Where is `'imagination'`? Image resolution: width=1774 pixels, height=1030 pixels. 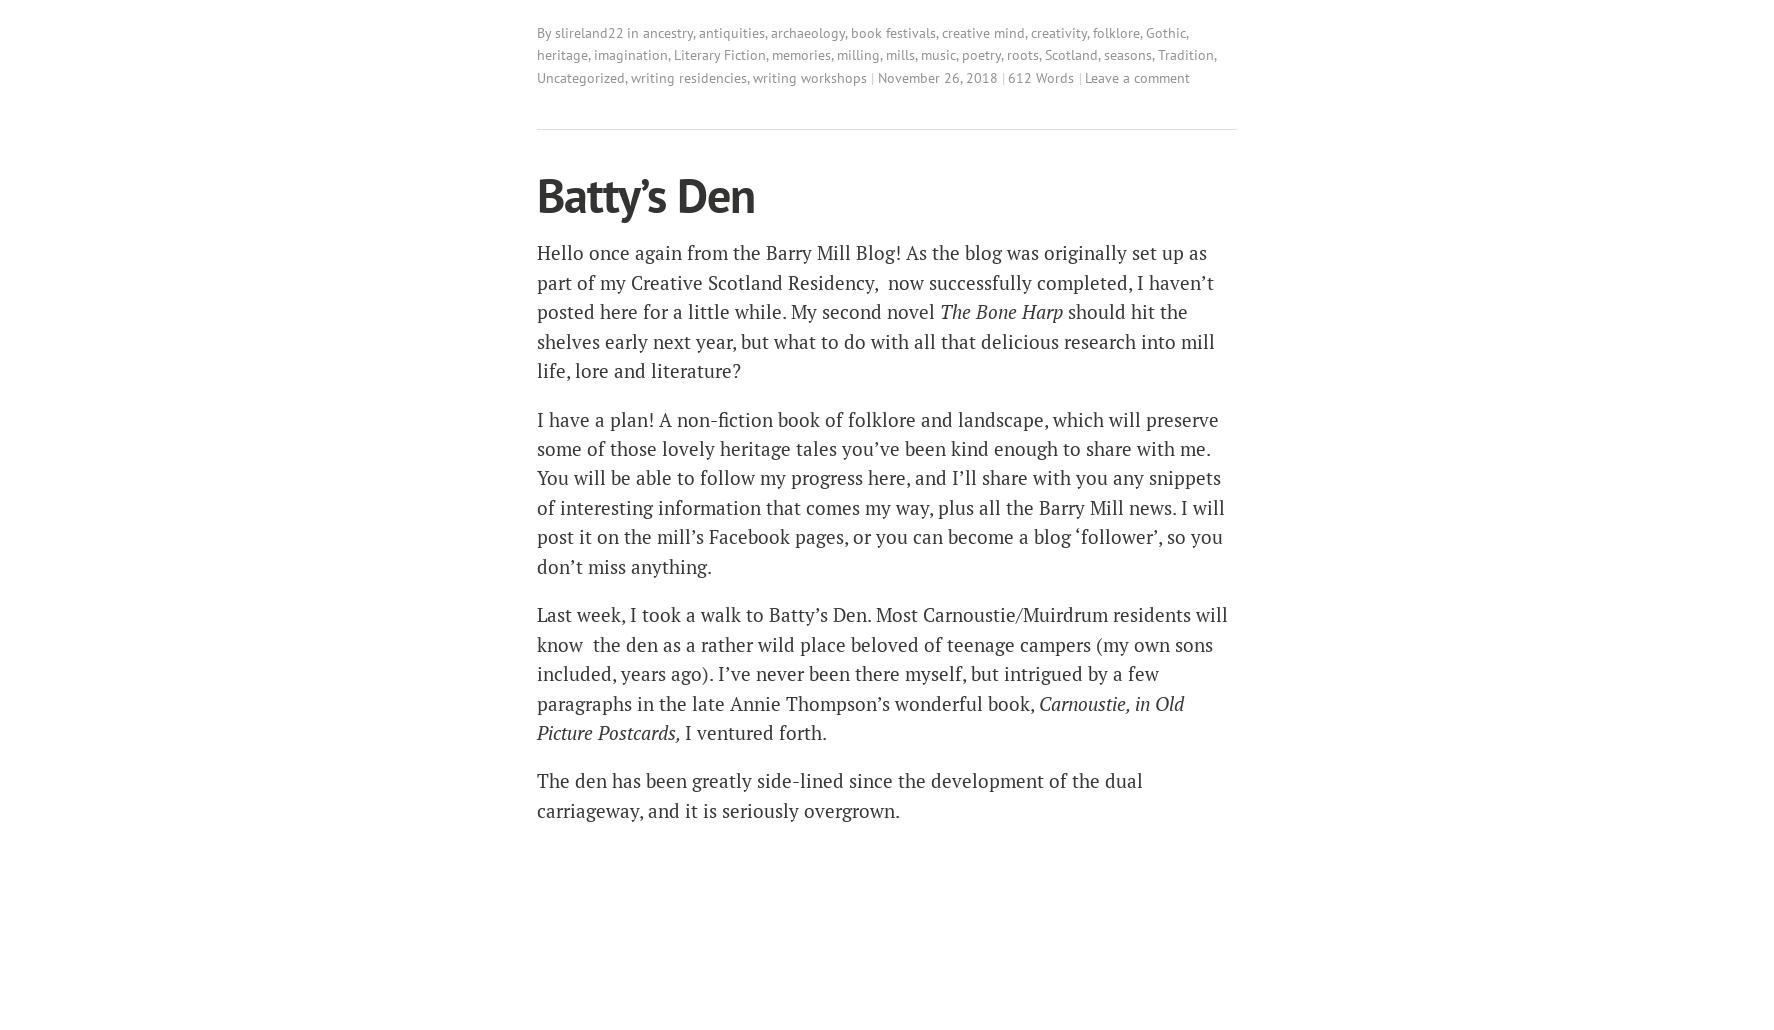 'imagination' is located at coordinates (631, 55).